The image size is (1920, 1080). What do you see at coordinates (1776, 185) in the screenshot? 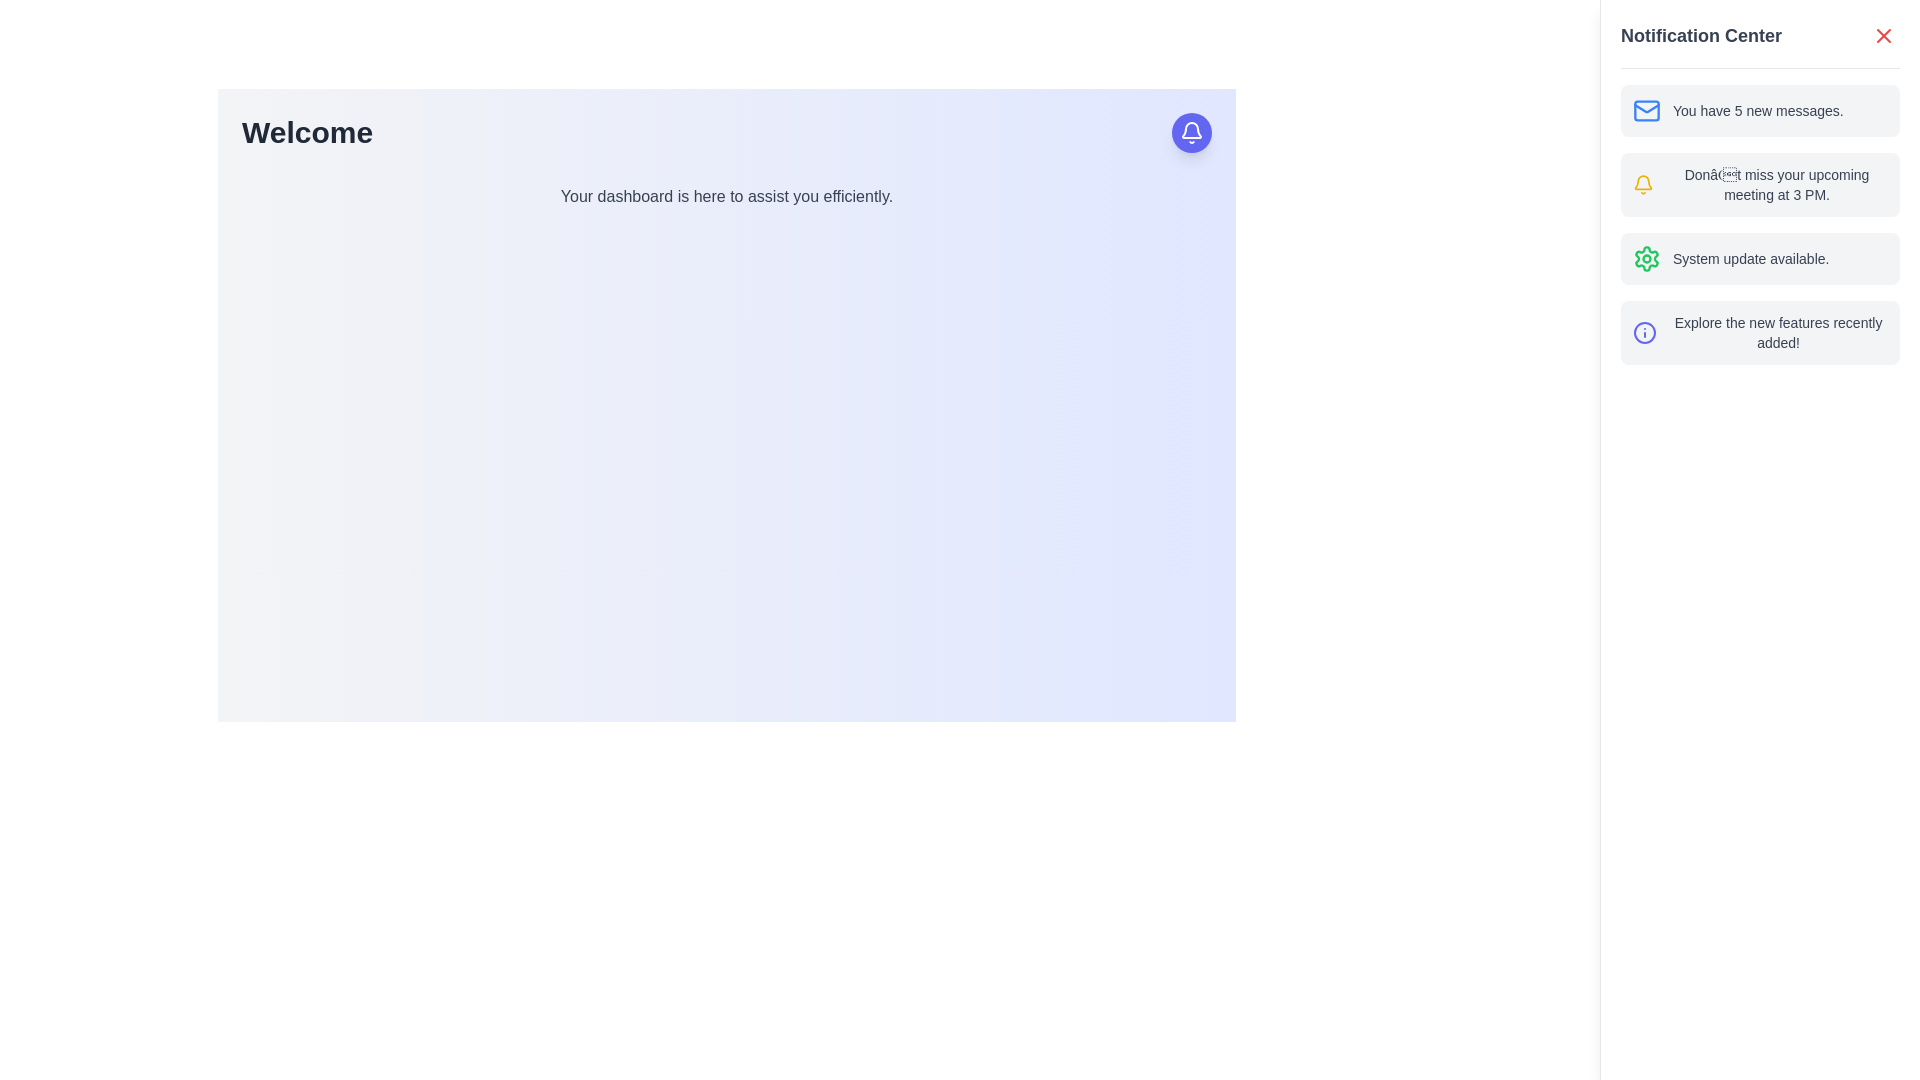
I see `text content of the notification labeled 'Don’t miss your upcoming meeting at 3 PM.' which is styled in gray within the notification card` at bounding box center [1776, 185].